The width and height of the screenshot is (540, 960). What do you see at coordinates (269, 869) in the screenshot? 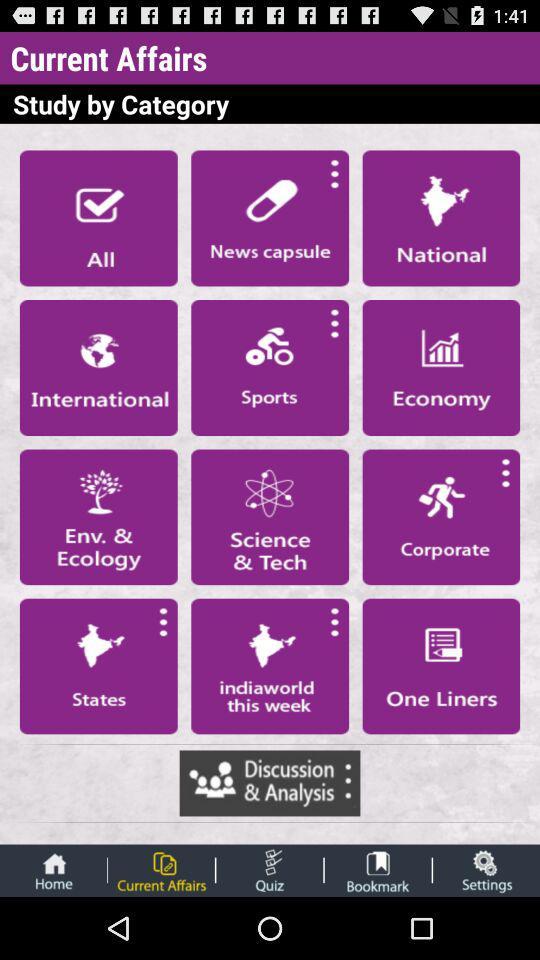
I see `take quiz` at bounding box center [269, 869].